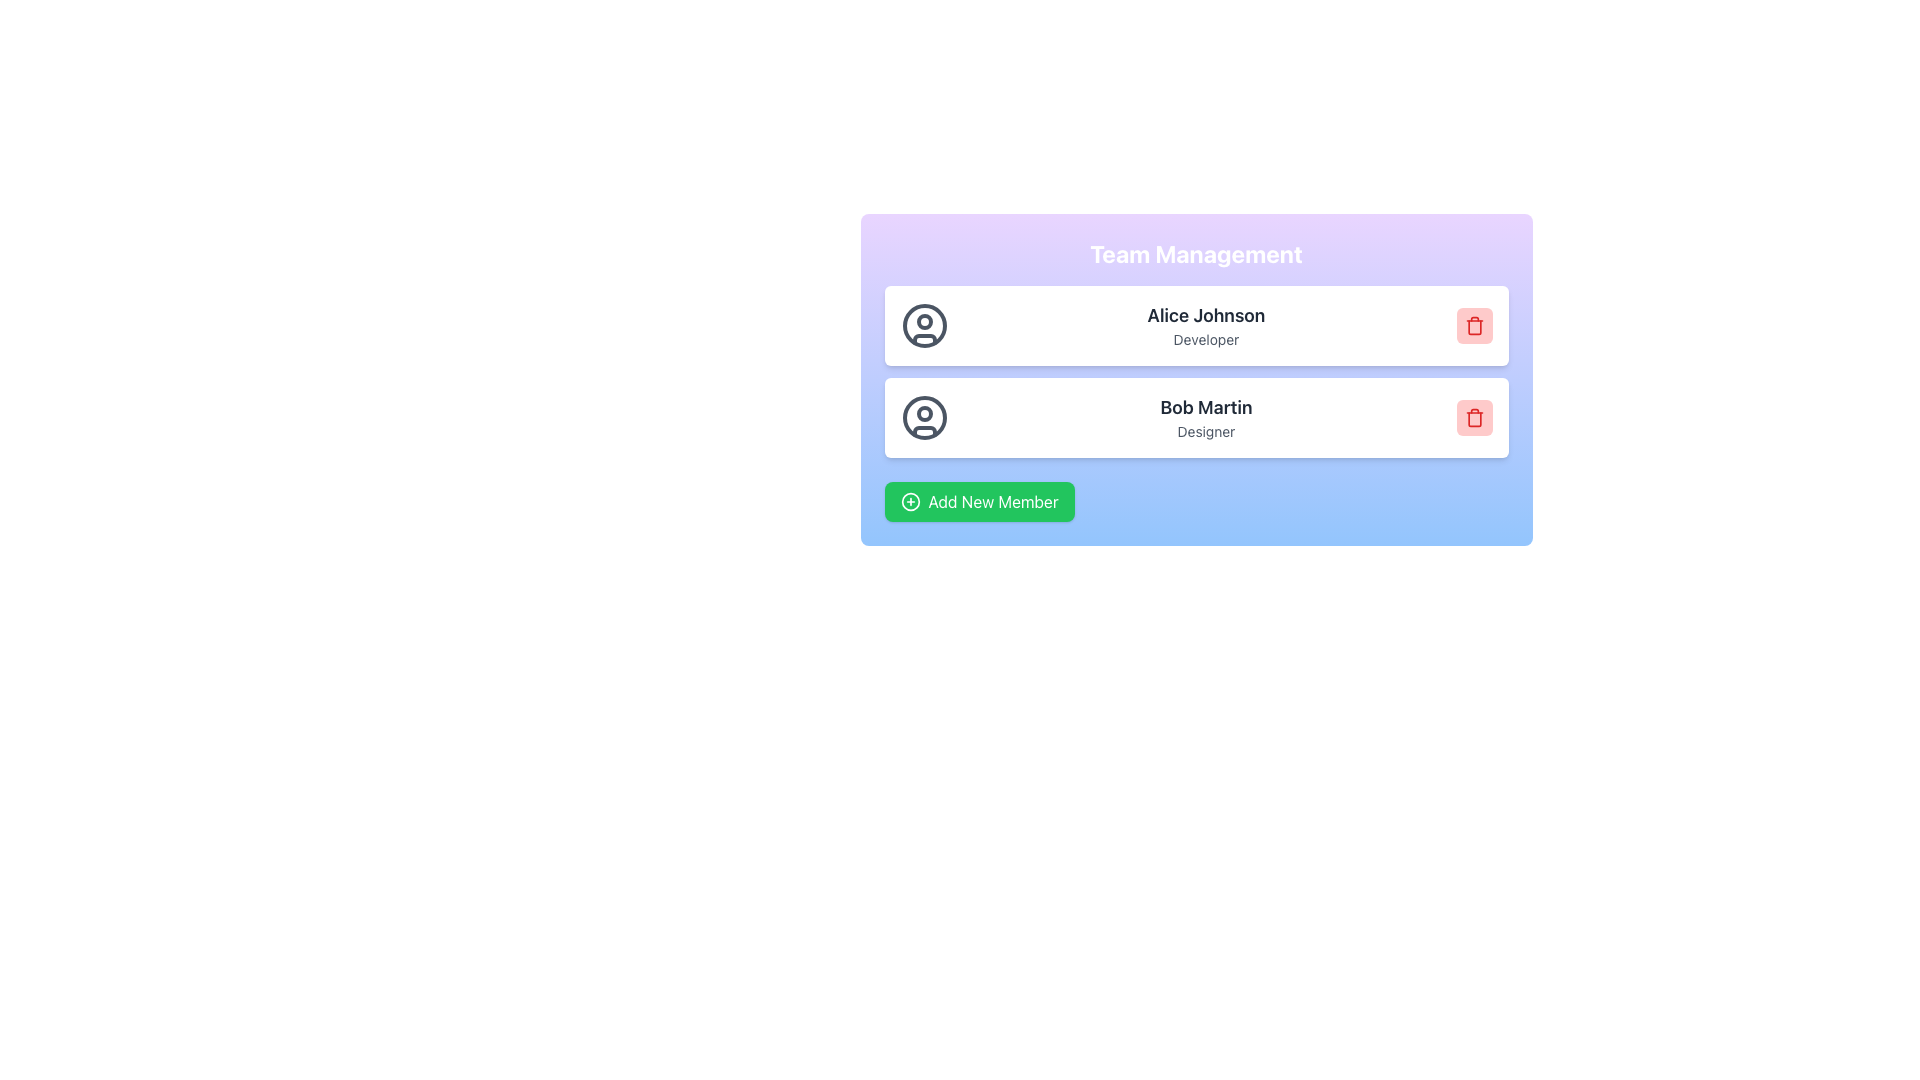  I want to click on the 'Add Member' button located at the bottom of the 'Team Management' panel by, so click(979, 500).